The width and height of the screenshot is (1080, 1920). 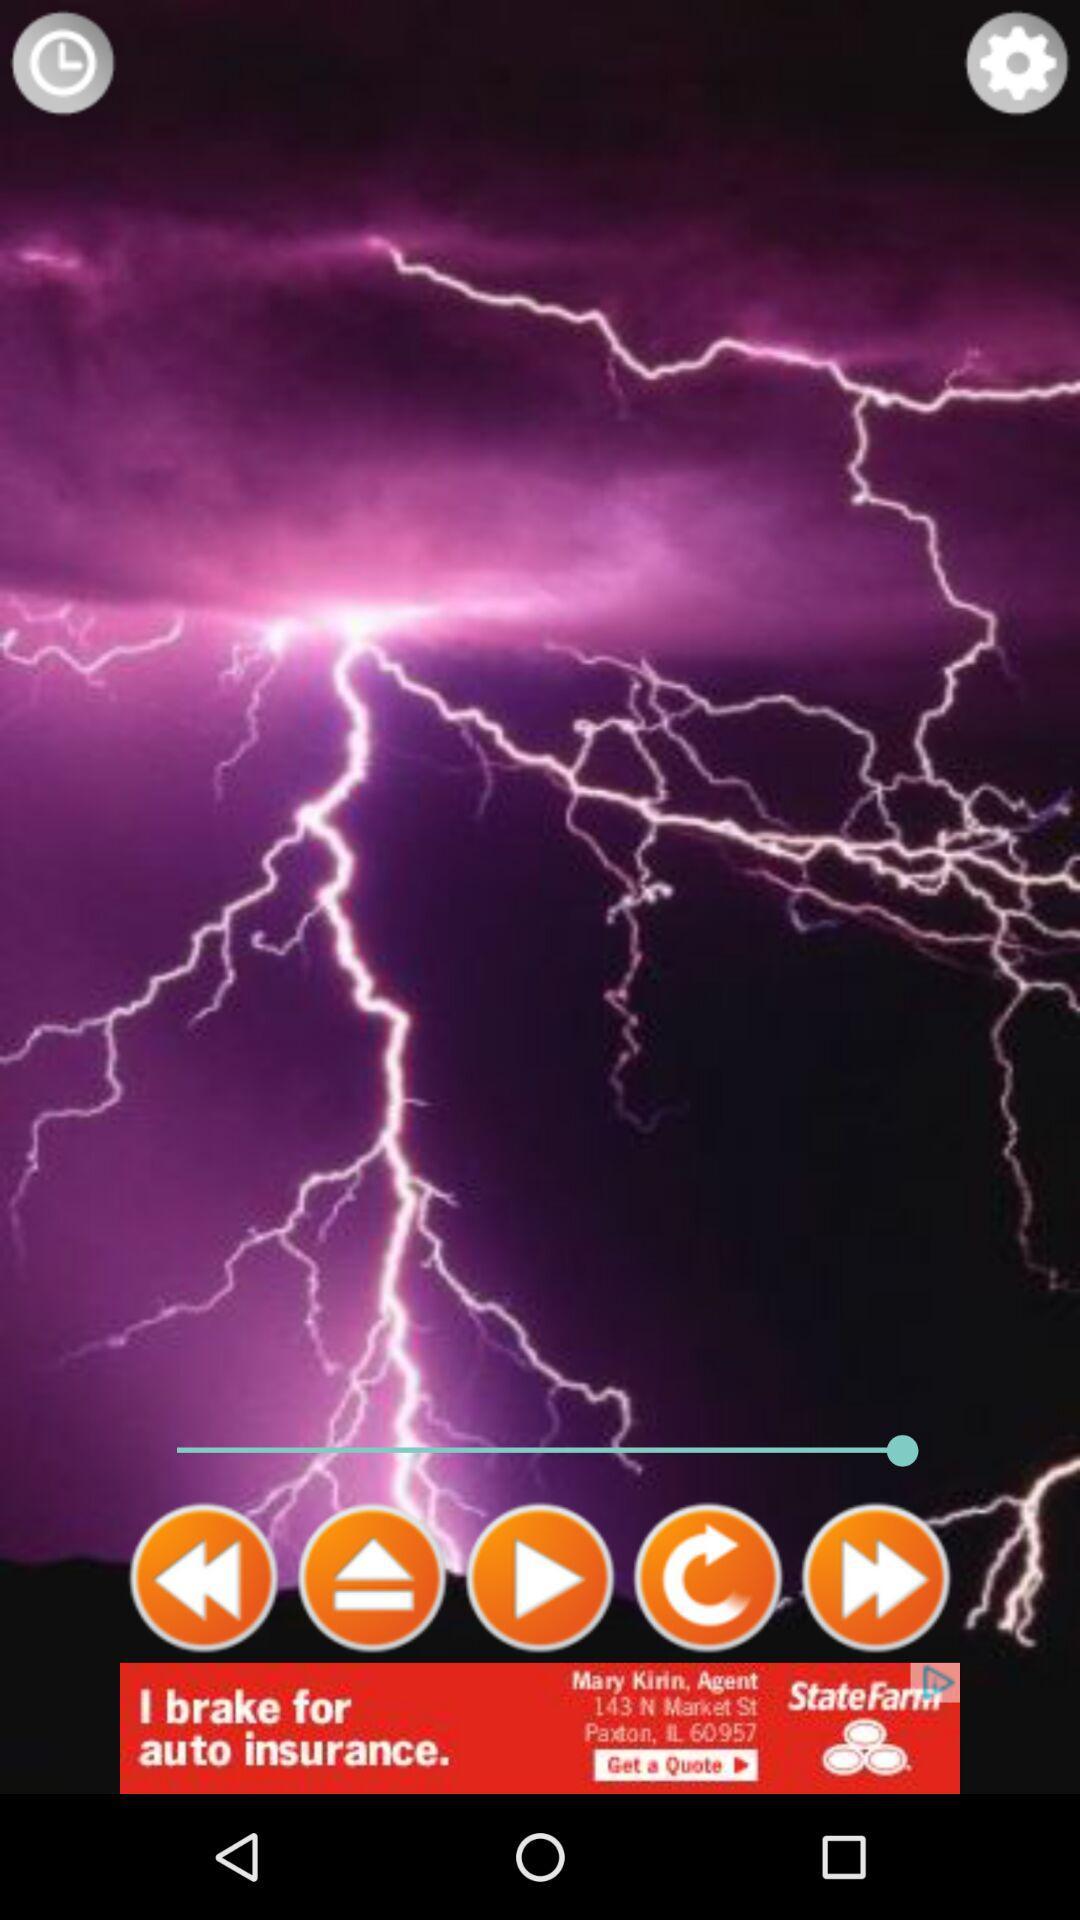 I want to click on the av_rewind icon, so click(x=204, y=1688).